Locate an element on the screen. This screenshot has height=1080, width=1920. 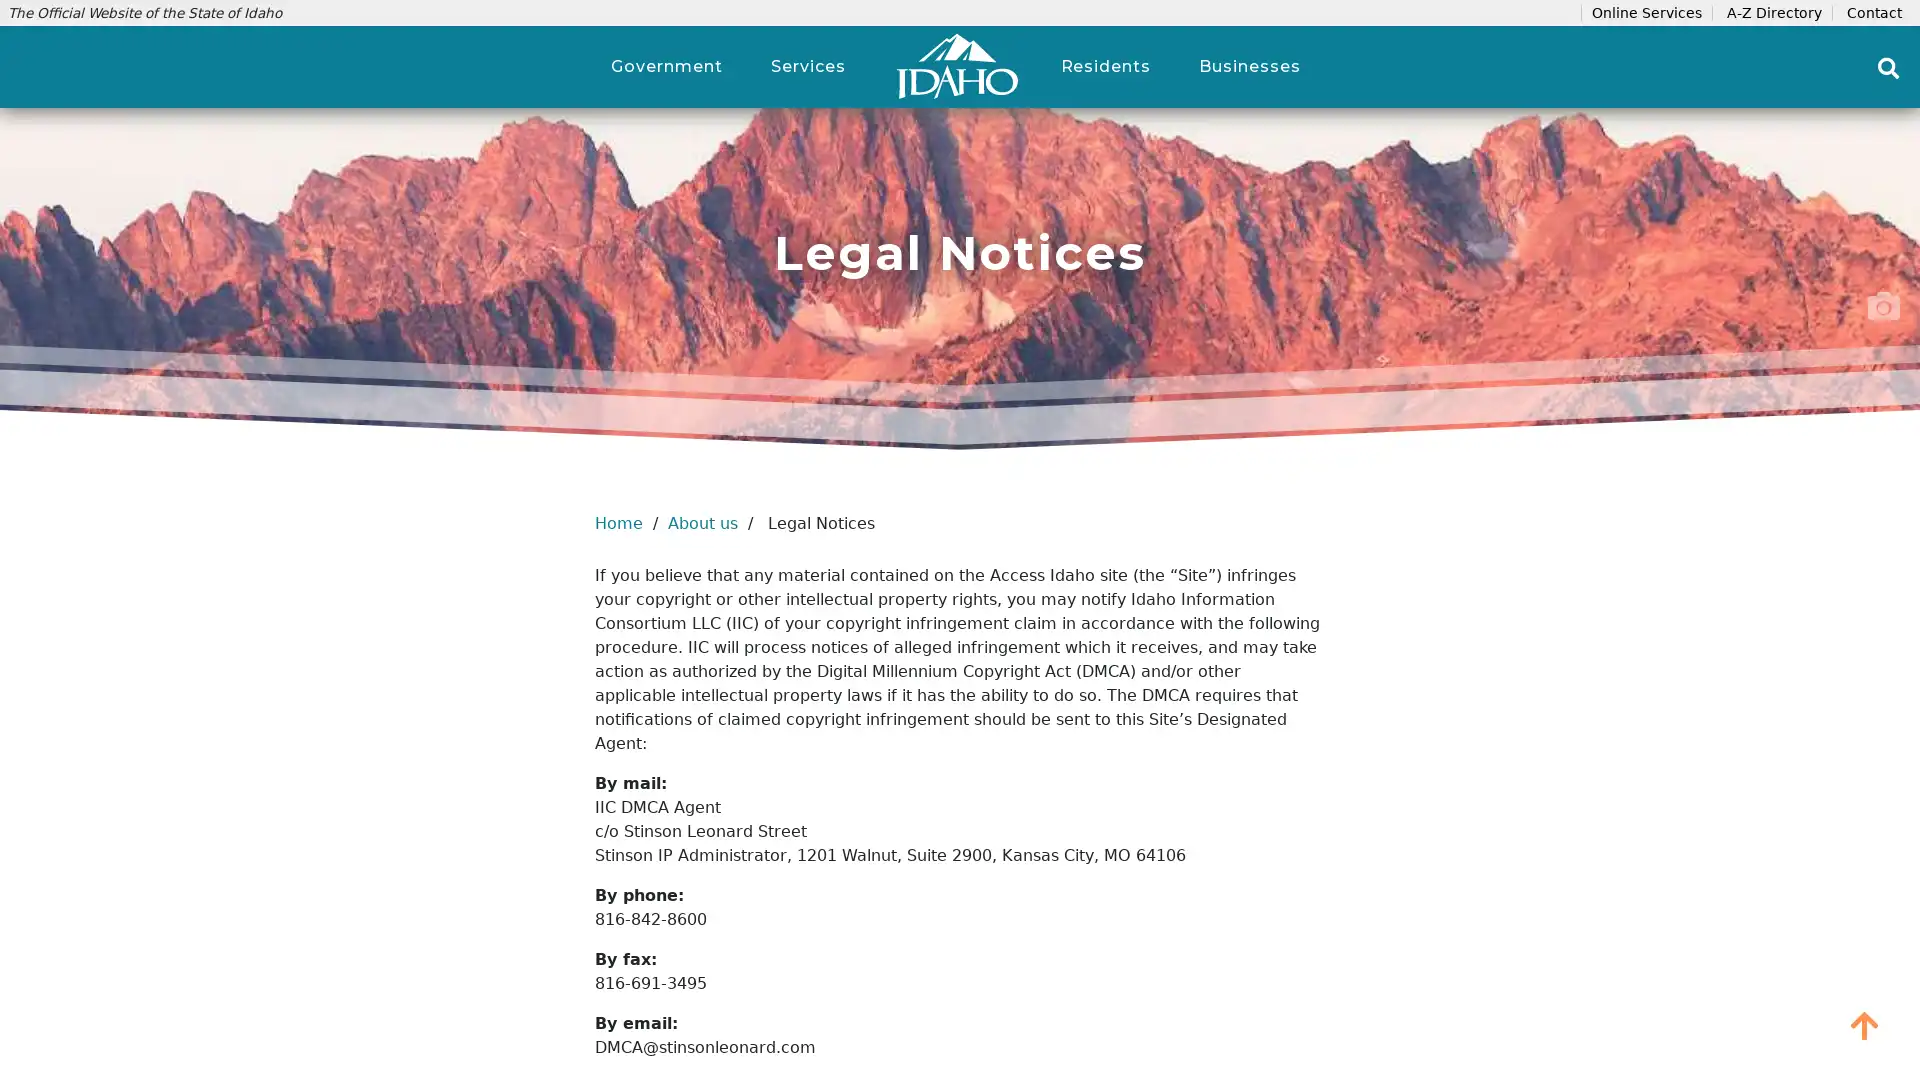
Search is located at coordinates (1888, 67).